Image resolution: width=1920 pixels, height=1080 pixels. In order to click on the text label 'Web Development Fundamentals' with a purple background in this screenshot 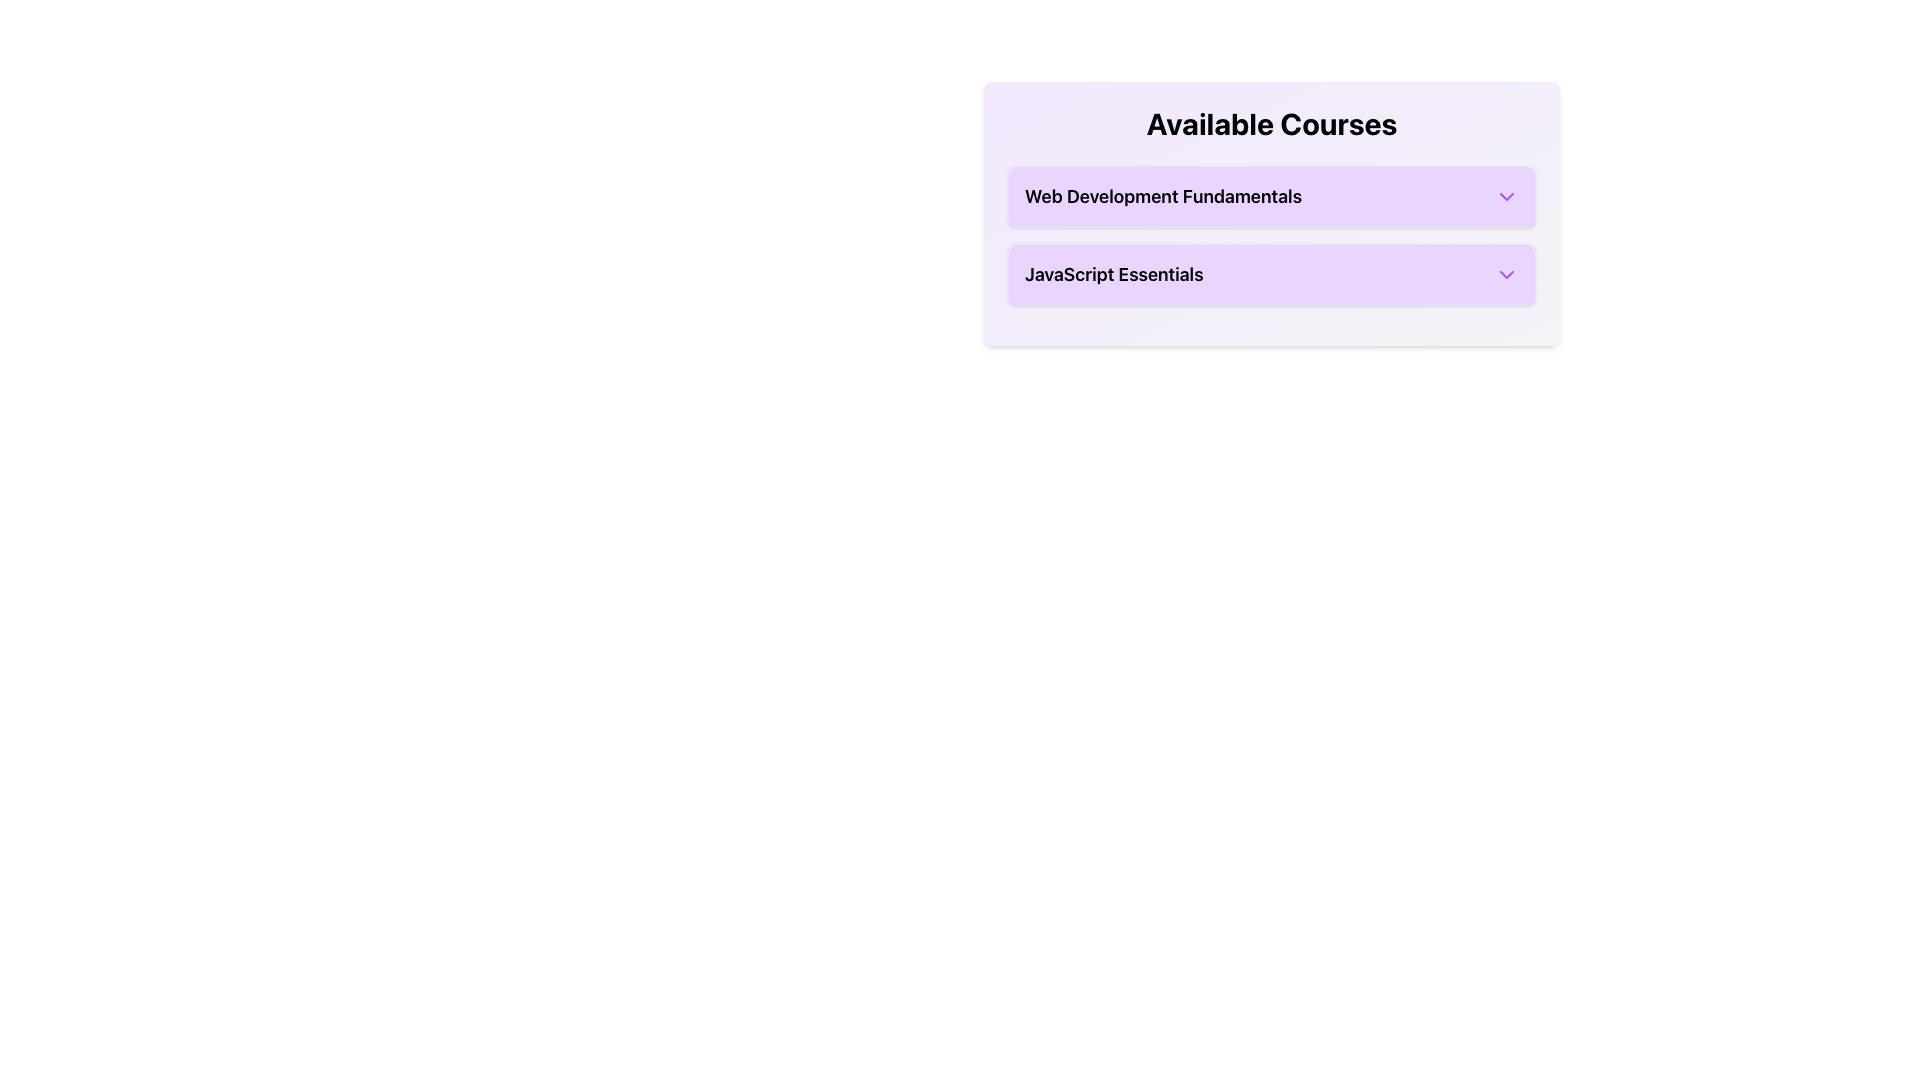, I will do `click(1163, 196)`.